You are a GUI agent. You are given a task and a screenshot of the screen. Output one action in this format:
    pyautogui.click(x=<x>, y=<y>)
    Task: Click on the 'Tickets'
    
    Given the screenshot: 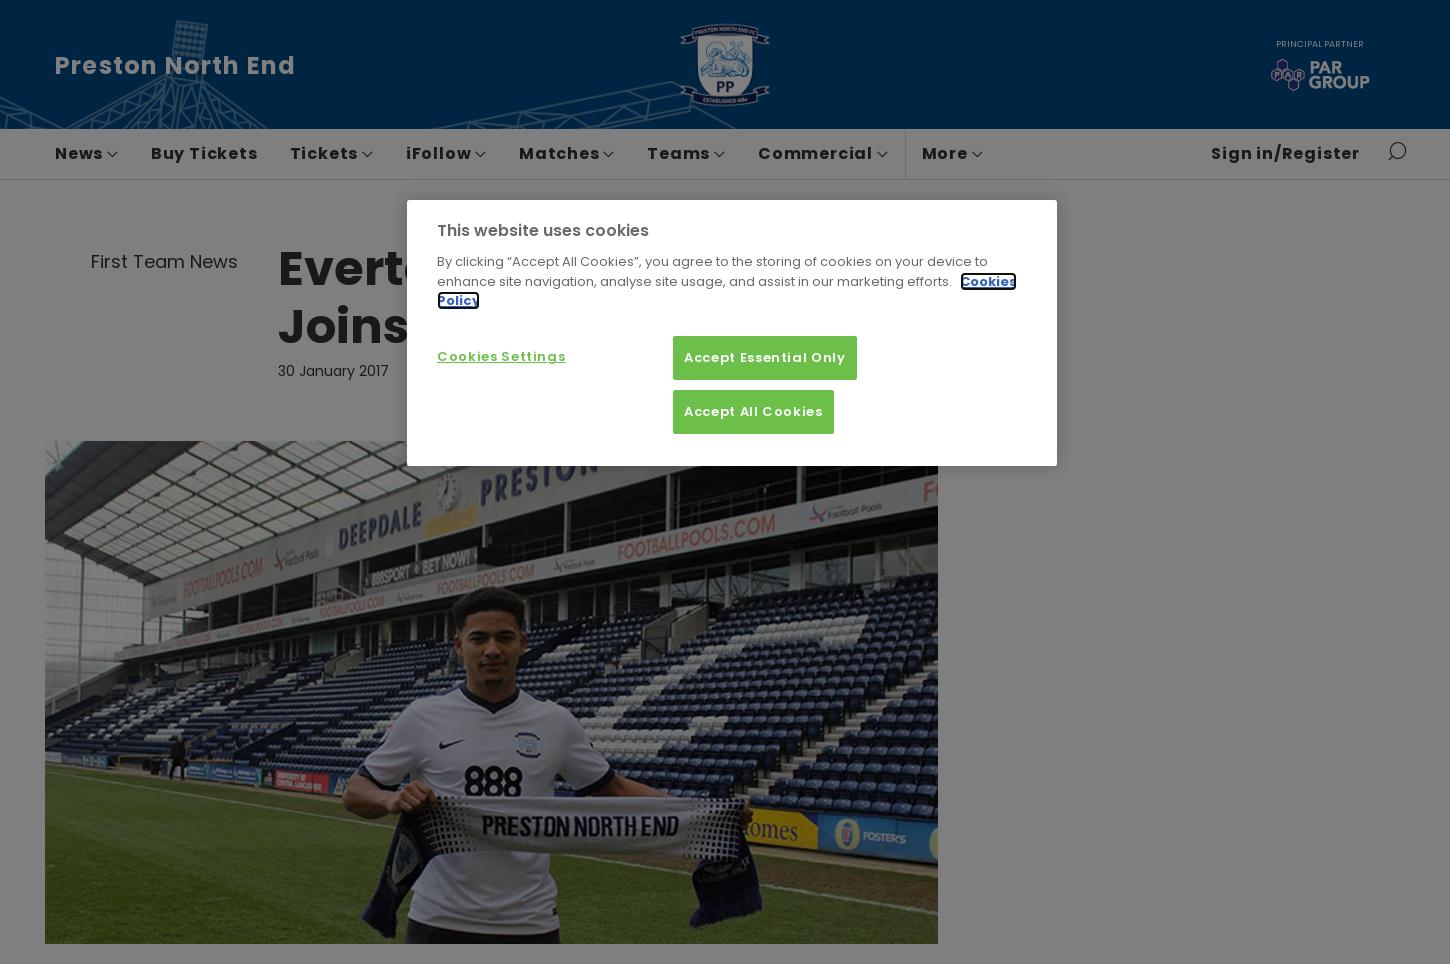 What is the action you would take?
    pyautogui.click(x=325, y=153)
    